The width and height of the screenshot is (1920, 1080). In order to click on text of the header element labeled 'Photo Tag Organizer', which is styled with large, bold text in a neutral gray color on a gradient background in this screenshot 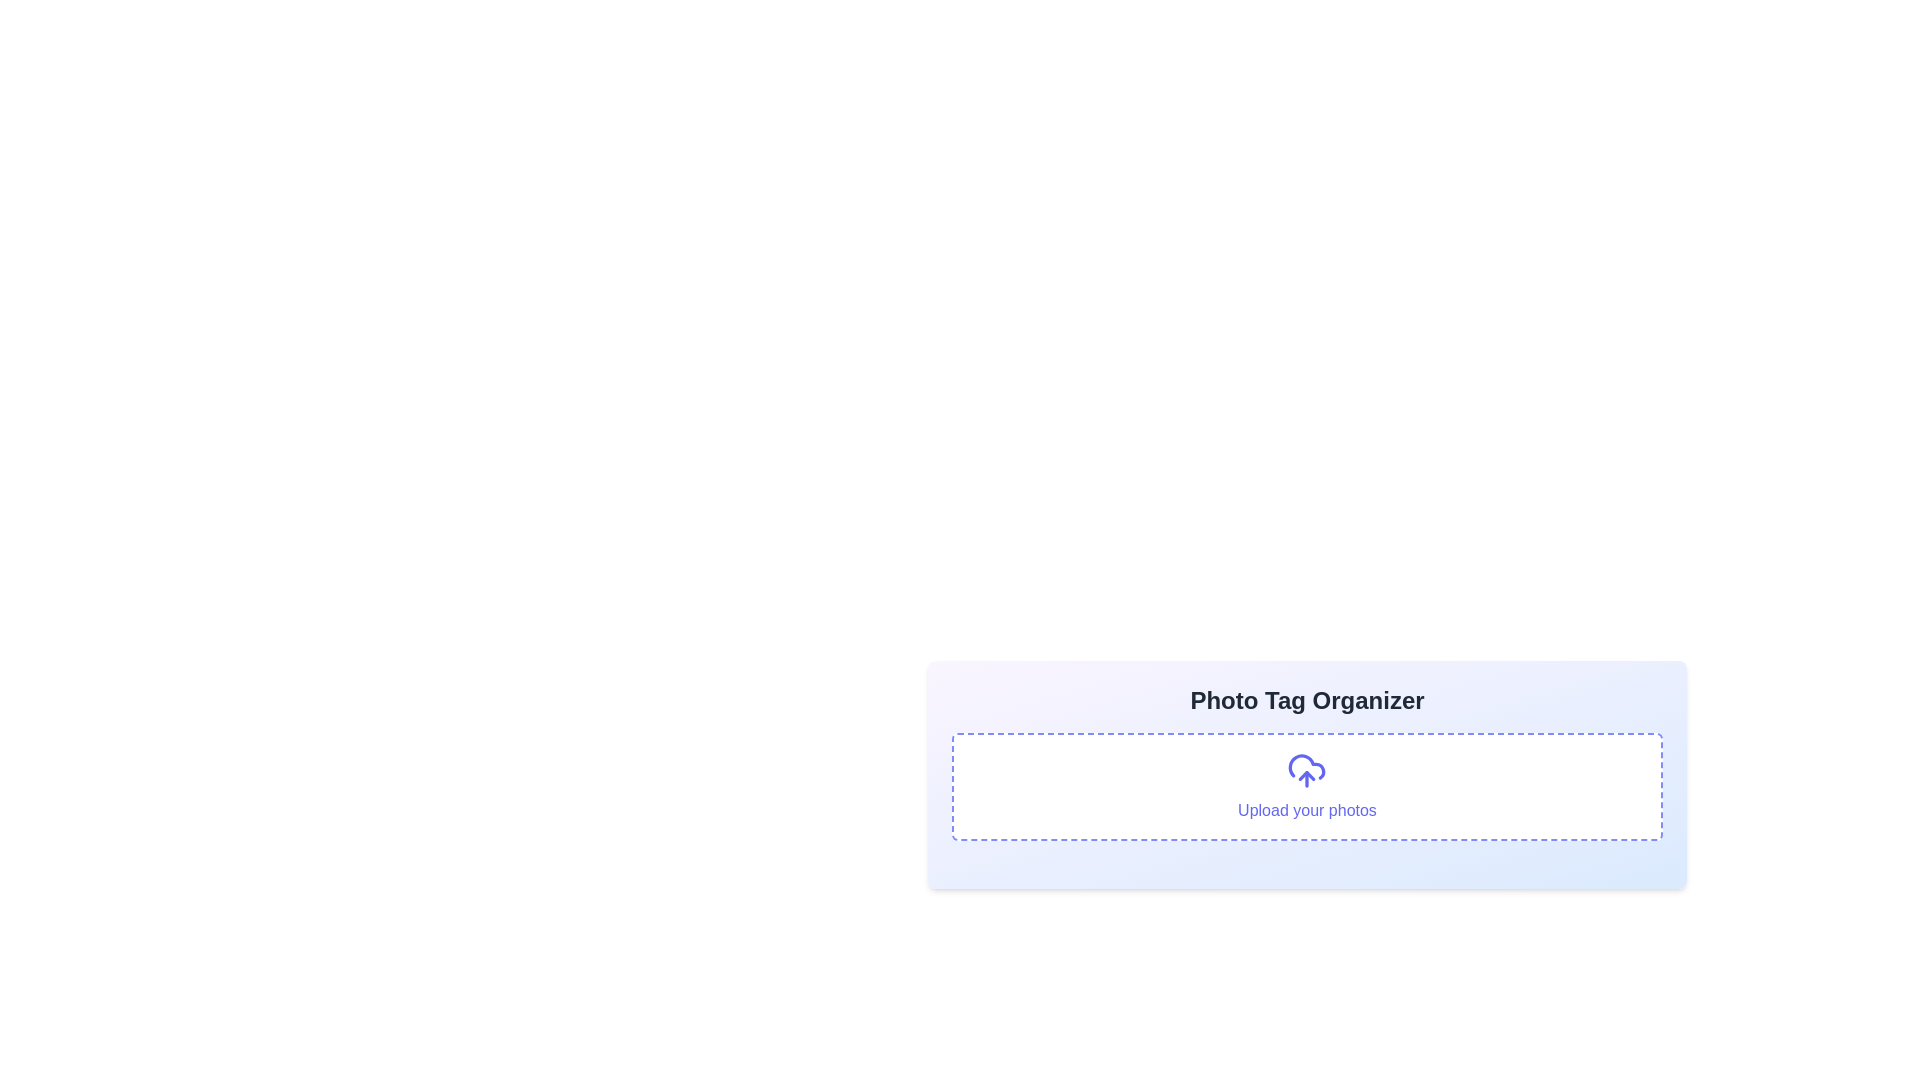, I will do `click(1307, 700)`.